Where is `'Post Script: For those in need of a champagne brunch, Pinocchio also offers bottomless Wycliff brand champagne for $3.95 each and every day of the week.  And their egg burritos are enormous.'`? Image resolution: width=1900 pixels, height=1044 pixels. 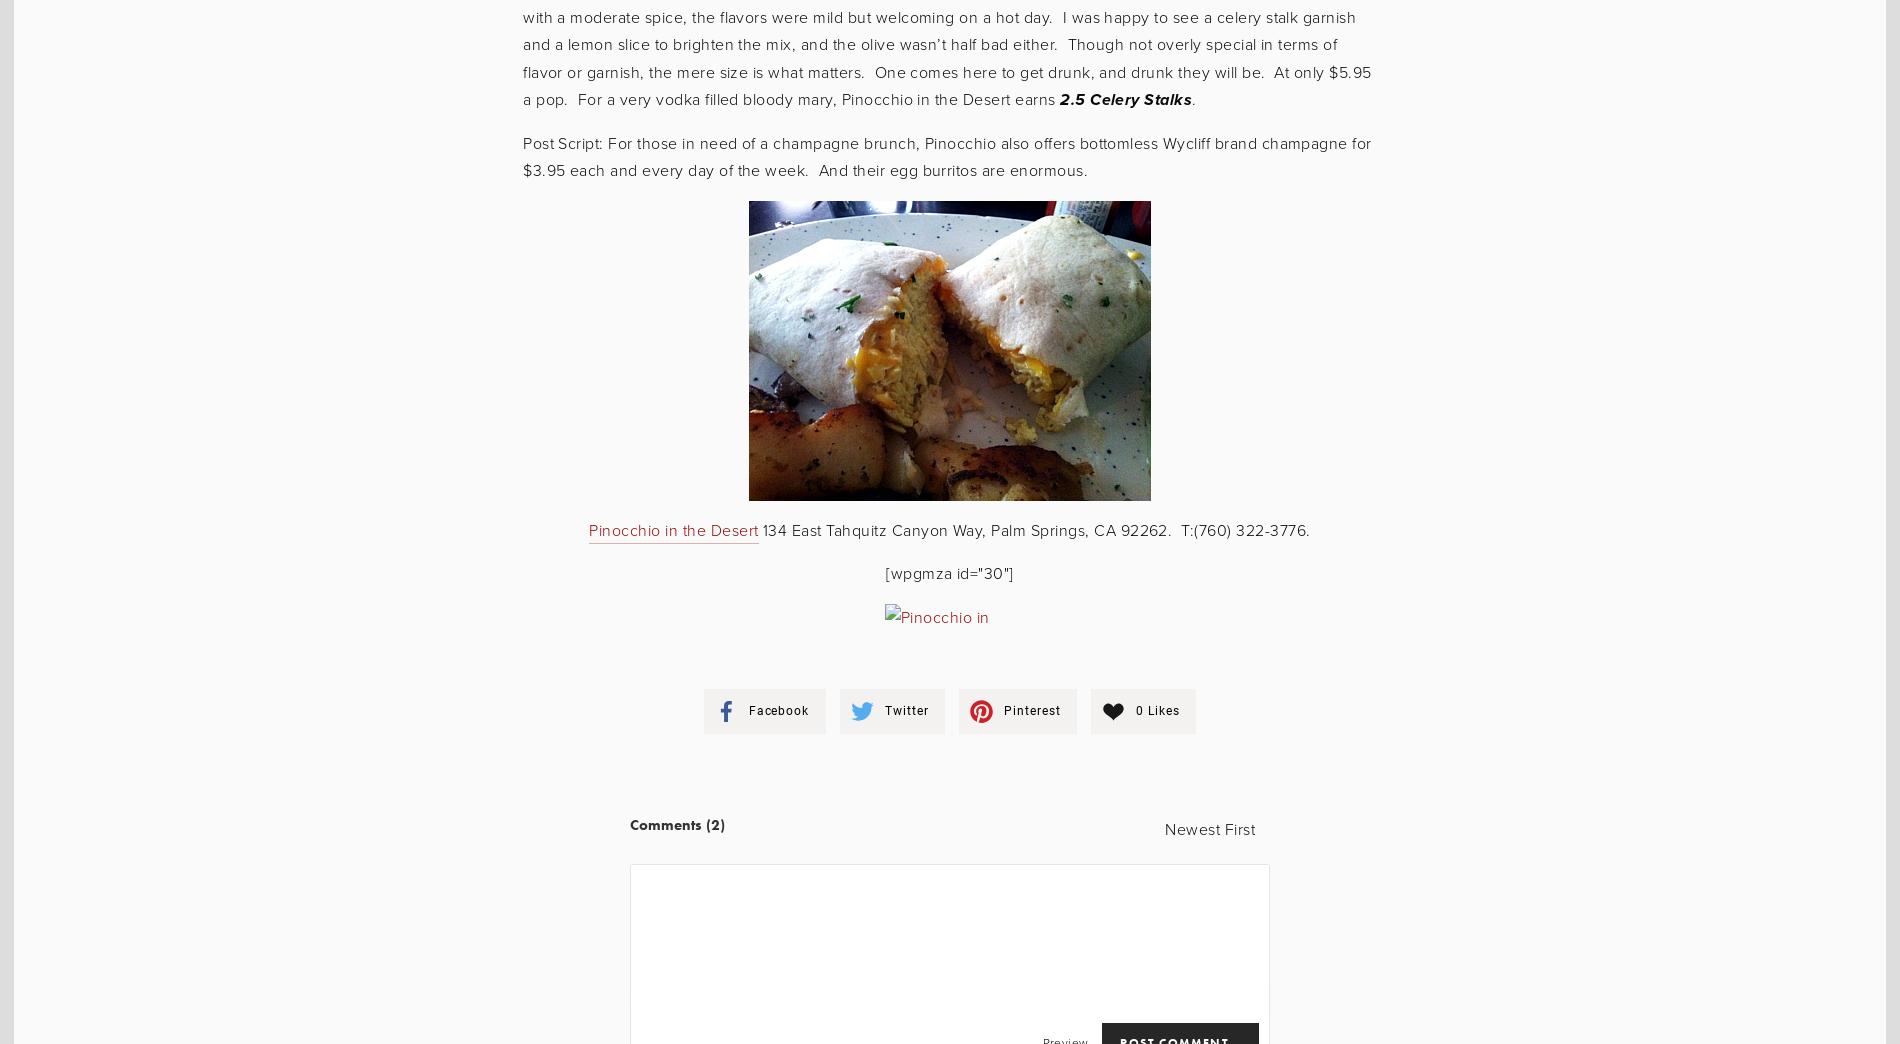
'Post Script: For those in need of a champagne brunch, Pinocchio also offers bottomless Wycliff brand champagne for $3.95 each and every day of the week.  And their egg burritos are enormous.' is located at coordinates (945, 155).